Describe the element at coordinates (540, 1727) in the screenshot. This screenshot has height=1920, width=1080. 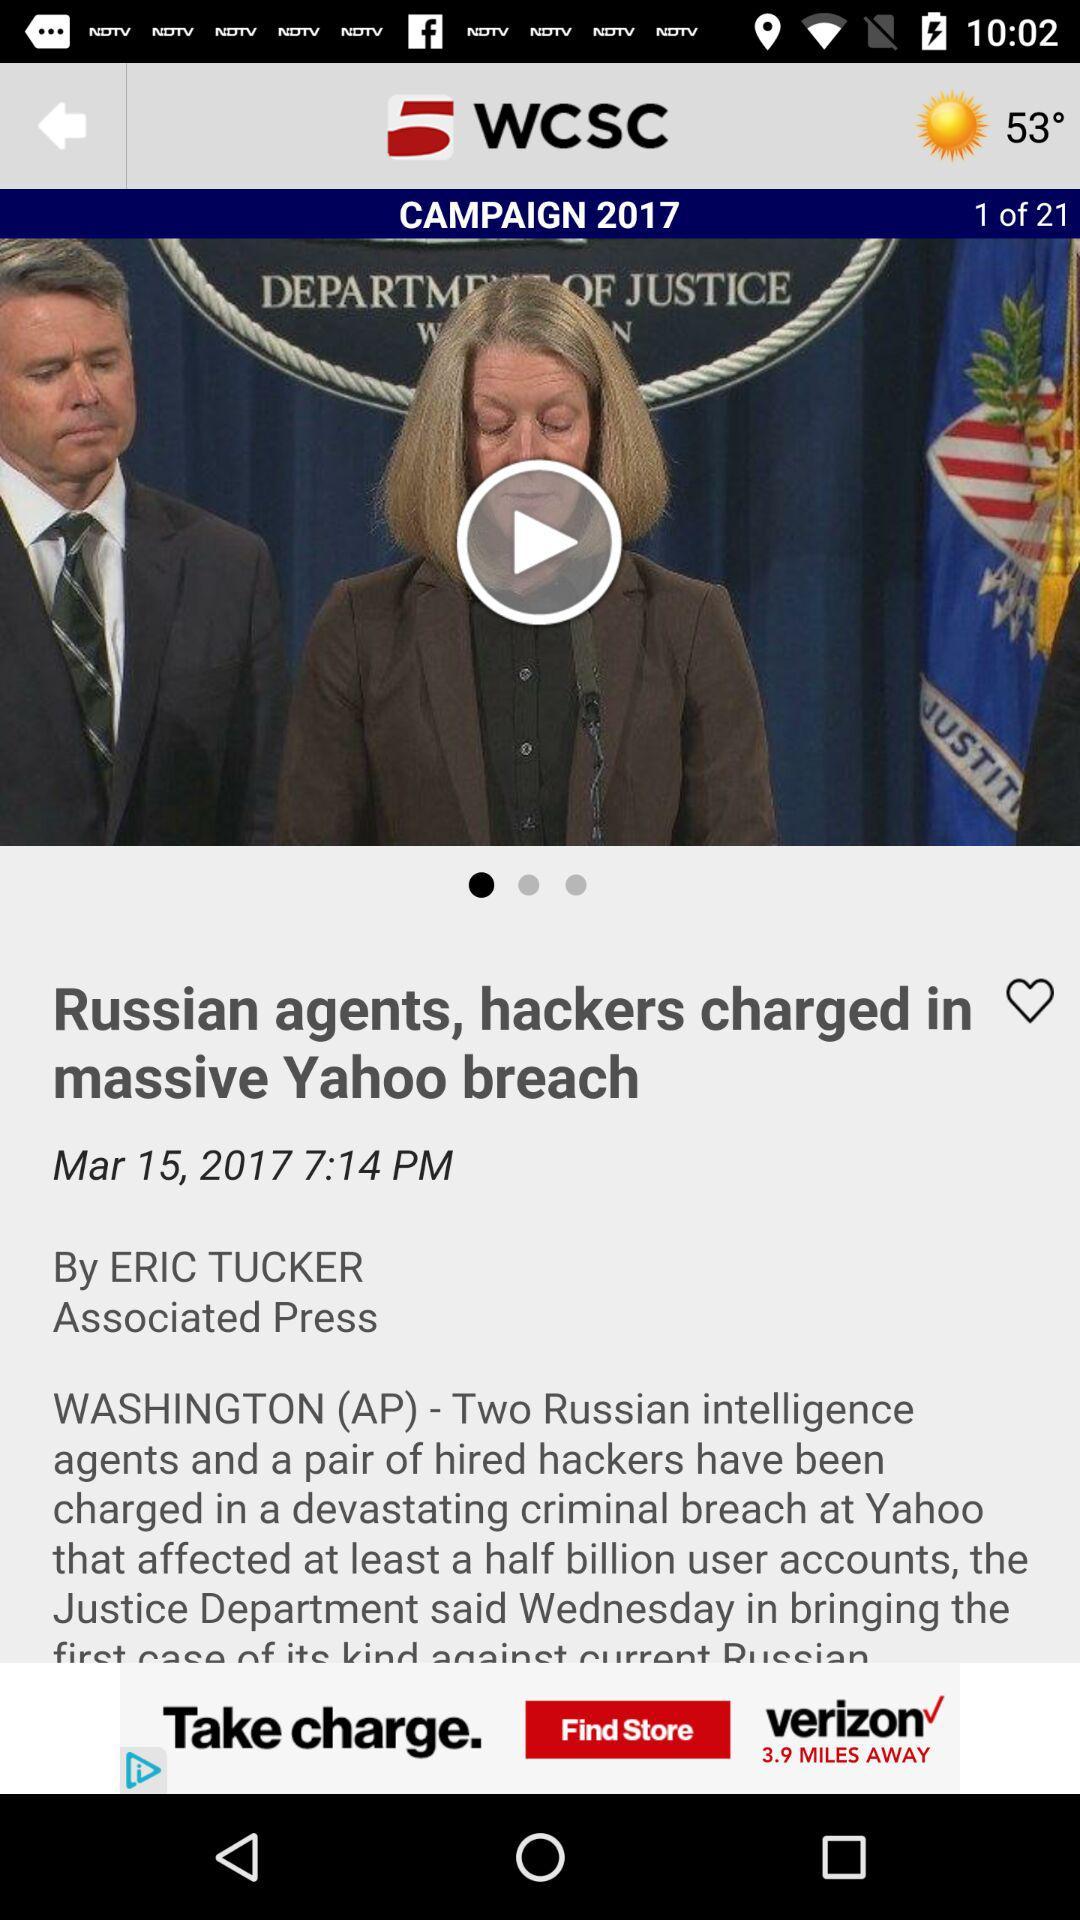
I see `advertisement` at that location.